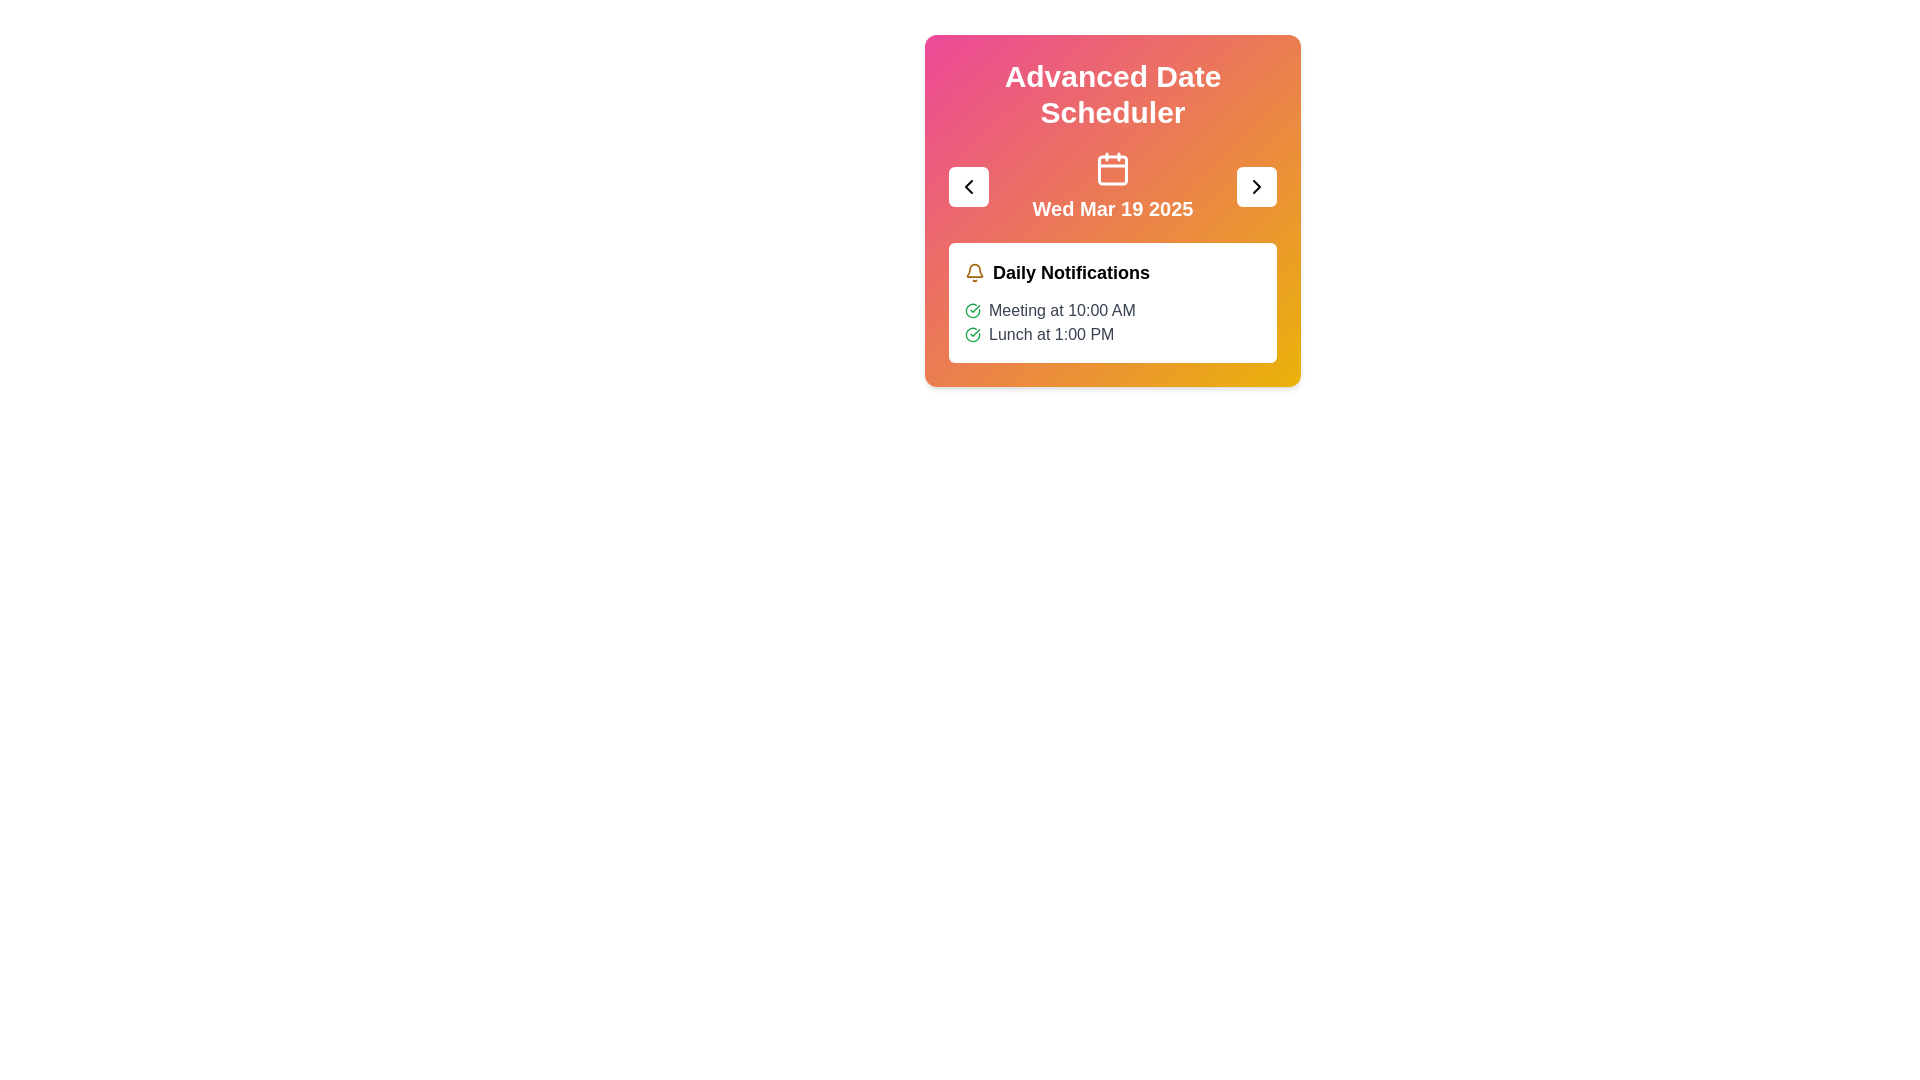 The image size is (1920, 1080). Describe the element at coordinates (1112, 311) in the screenshot. I see `text item displaying 'Meeting at 10:00 AM', which is preceded by a green checkmark icon and is the first item in the 'Daily Notifications' section` at that location.